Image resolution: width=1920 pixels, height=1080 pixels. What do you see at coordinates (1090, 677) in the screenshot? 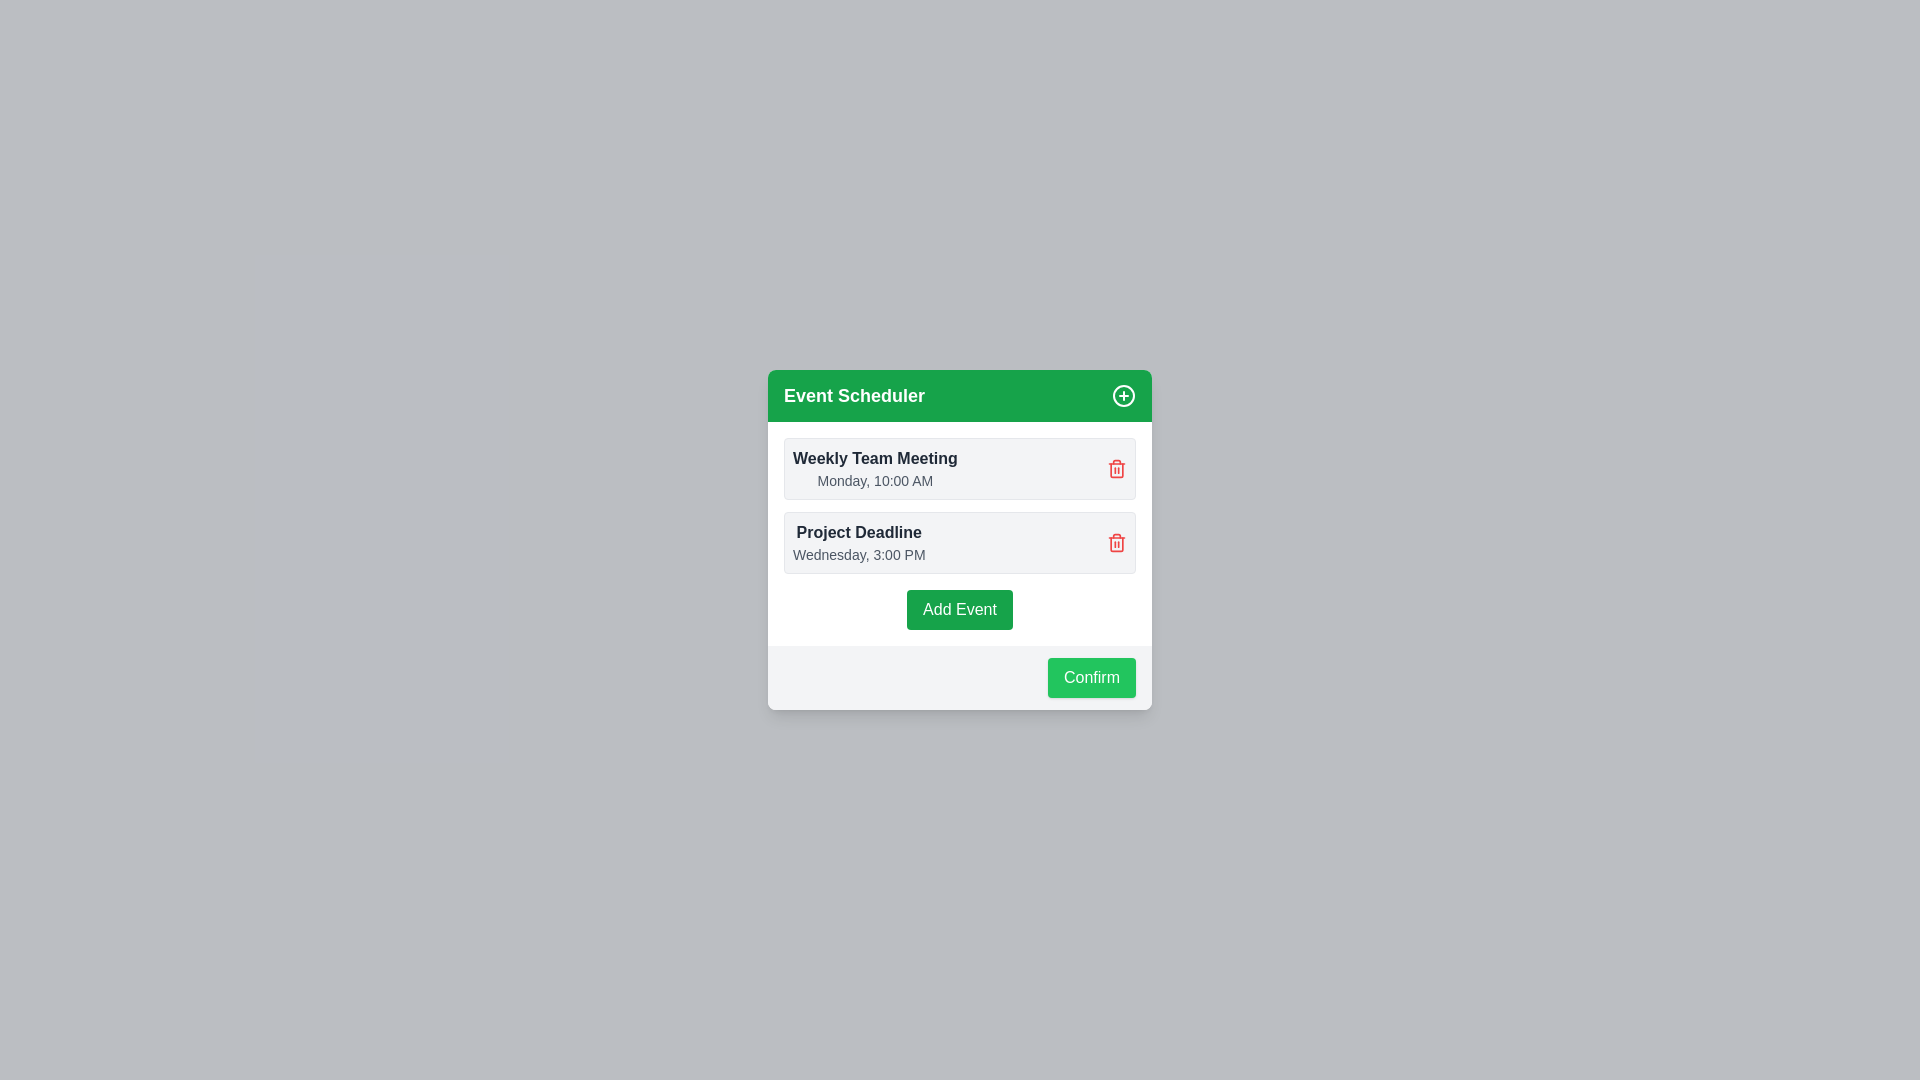
I see `the Confirm button to confirm the current list of events` at bounding box center [1090, 677].